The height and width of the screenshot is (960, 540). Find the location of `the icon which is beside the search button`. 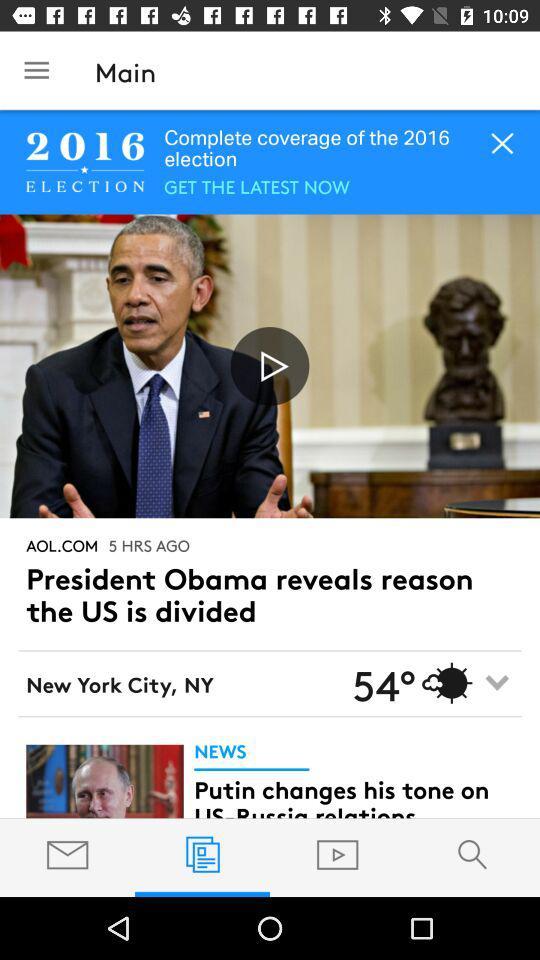

the icon which is beside the search button is located at coordinates (337, 853).